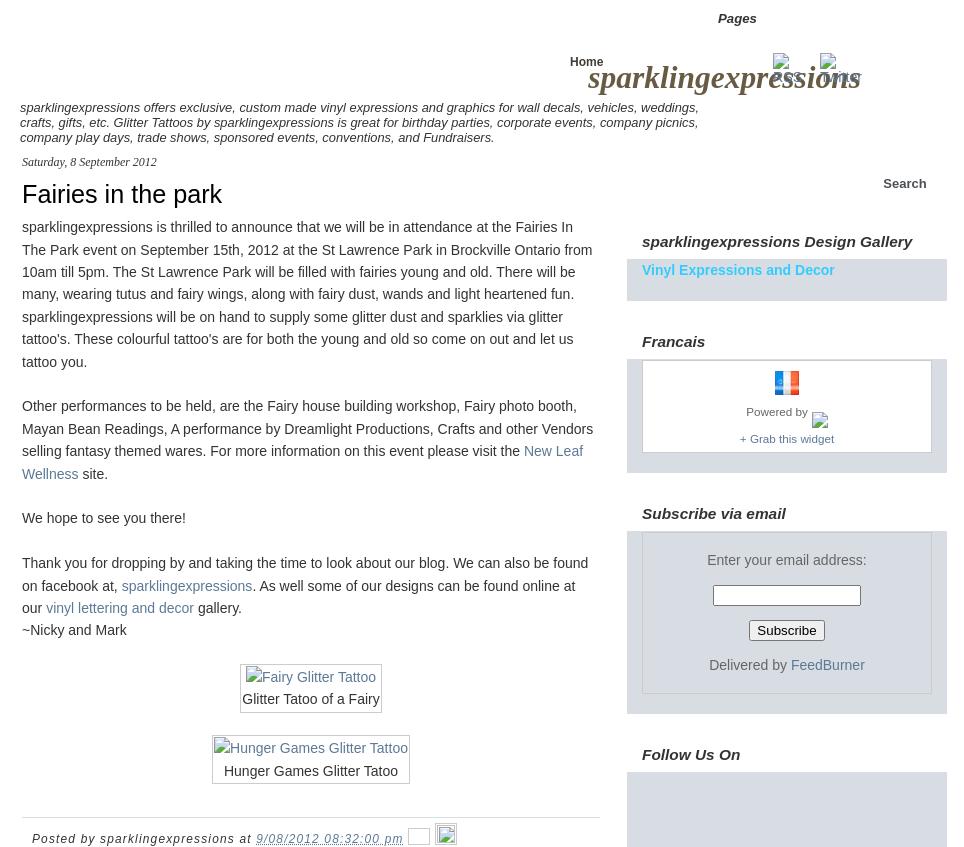 The image size is (964, 847). What do you see at coordinates (741, 437) in the screenshot?
I see `'+'` at bounding box center [741, 437].